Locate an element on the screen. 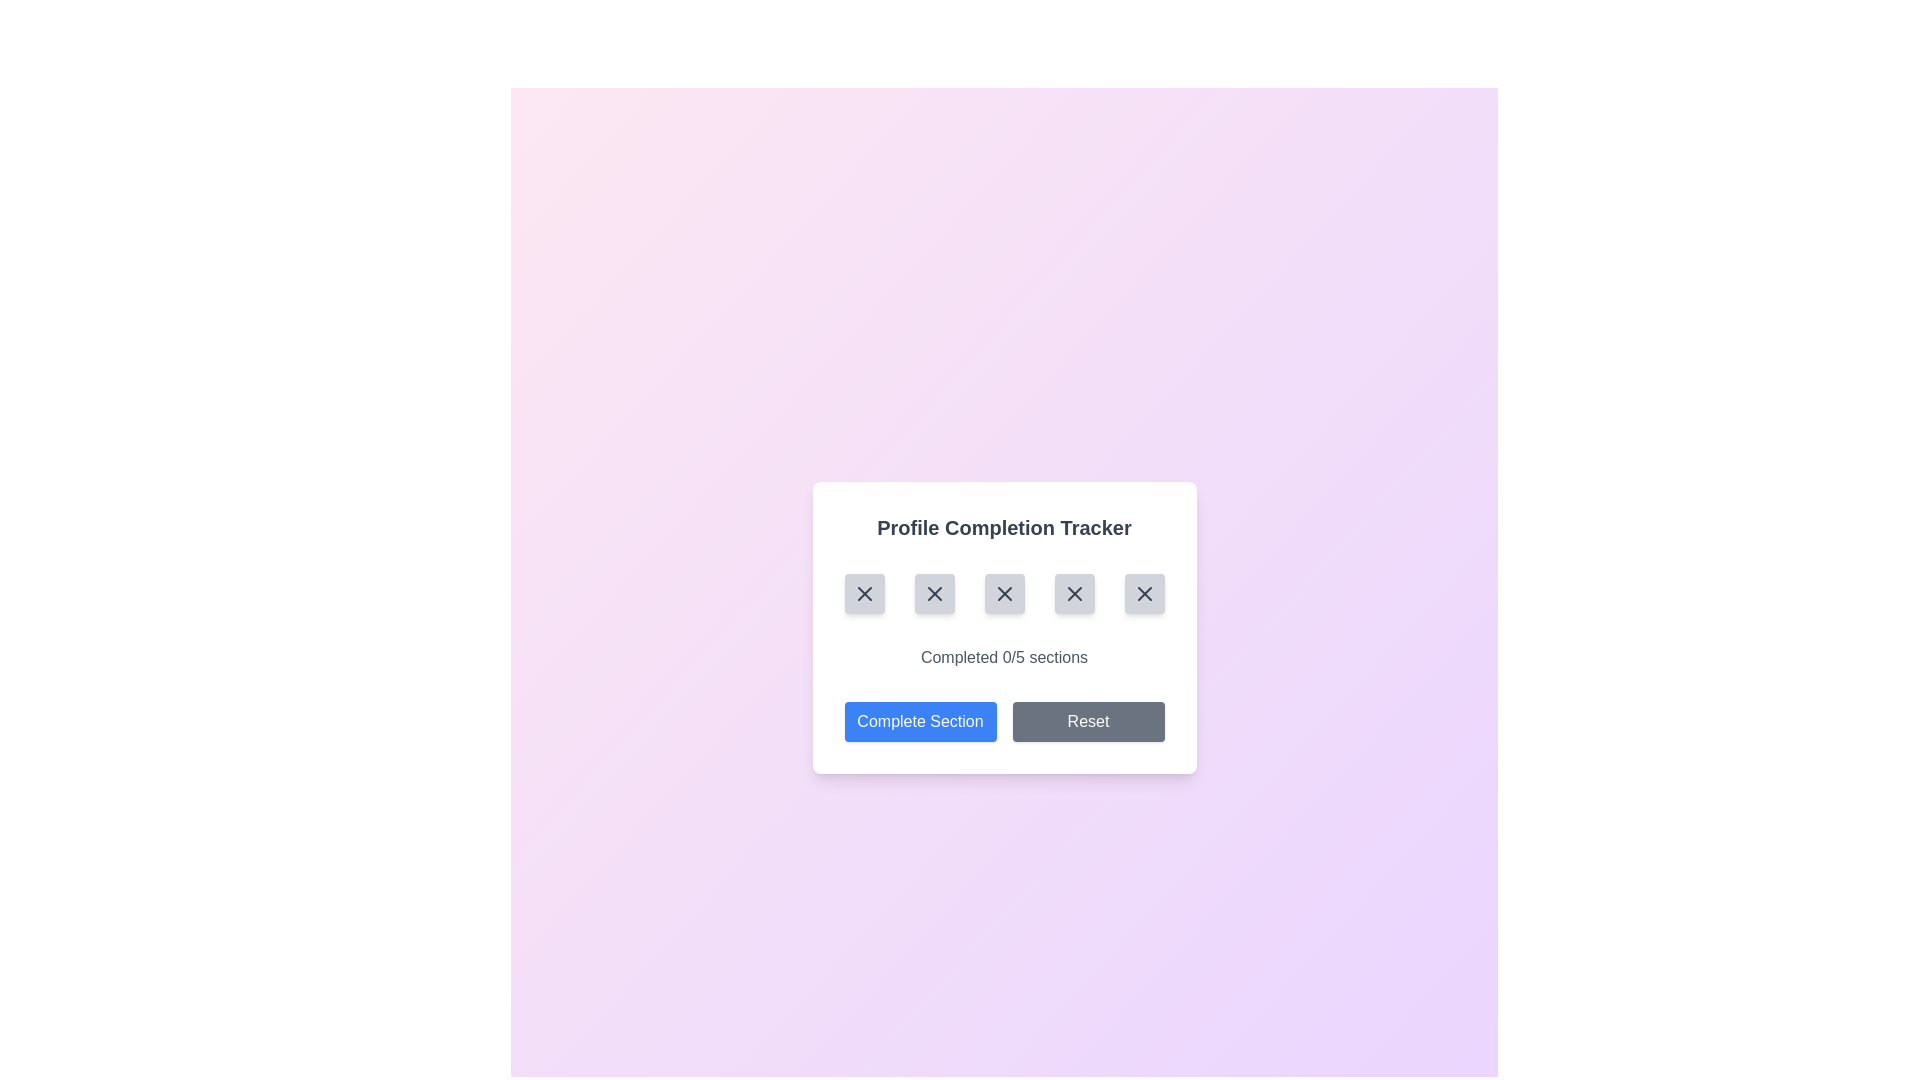 Image resolution: width=1920 pixels, height=1080 pixels. the second icon in the row of five identical icons under the 'Profile Completion Tracker' heading for additional actions is located at coordinates (933, 593).